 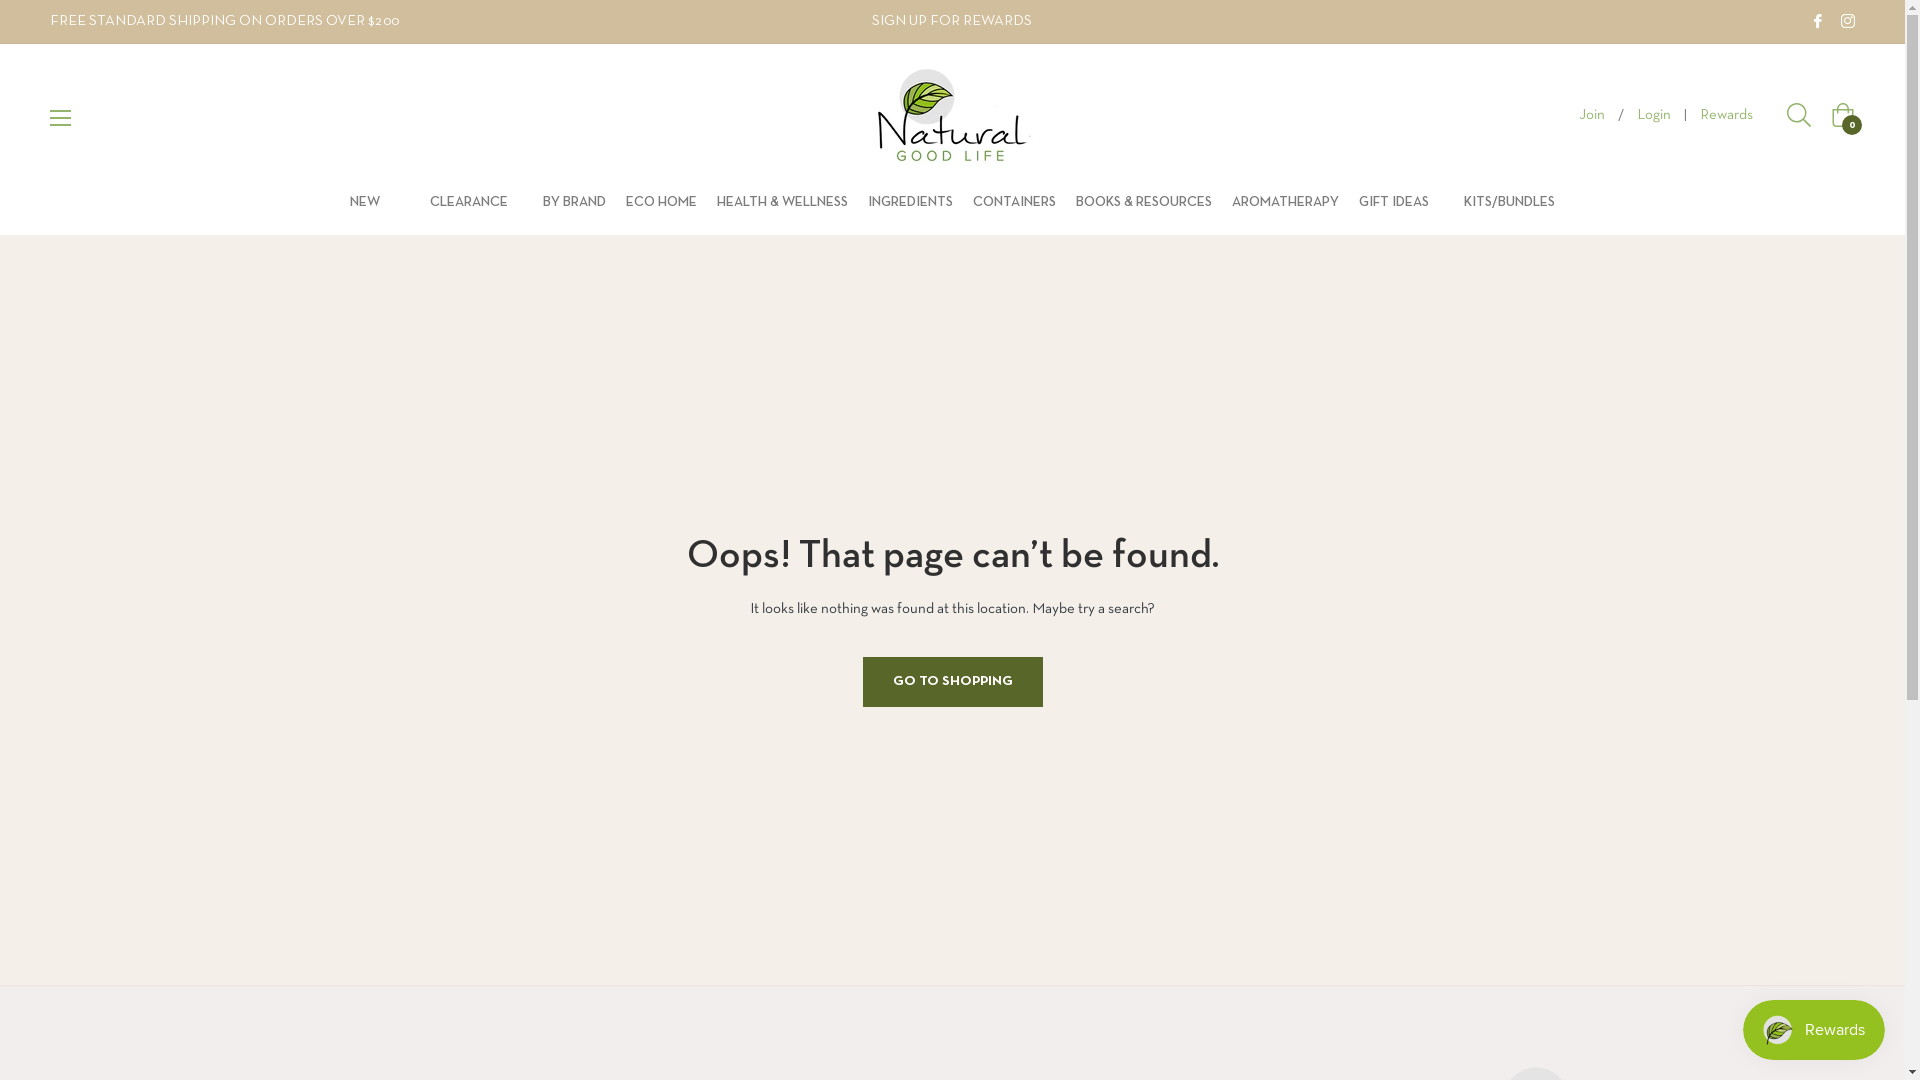 What do you see at coordinates (661, 202) in the screenshot?
I see `'ECO HOME'` at bounding box center [661, 202].